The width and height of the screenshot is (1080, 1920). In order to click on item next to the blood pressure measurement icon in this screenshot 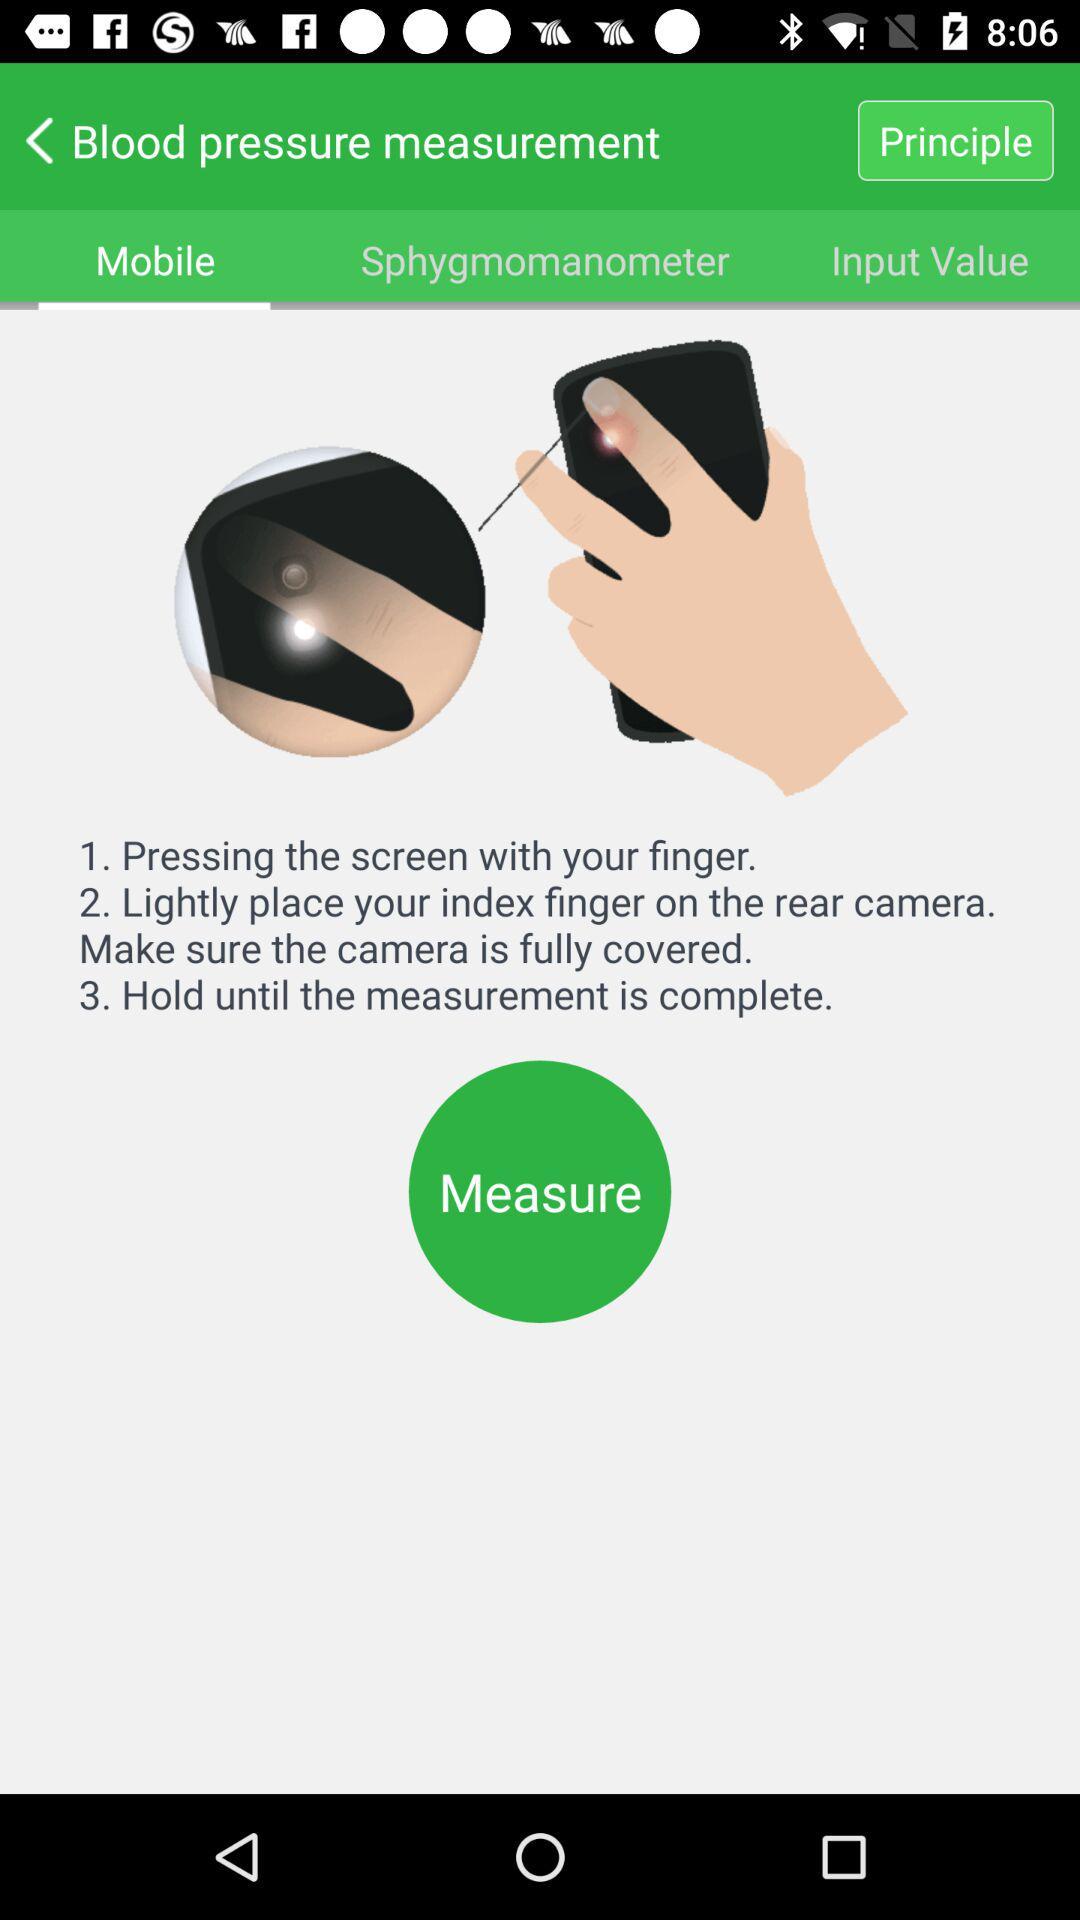, I will do `click(954, 139)`.